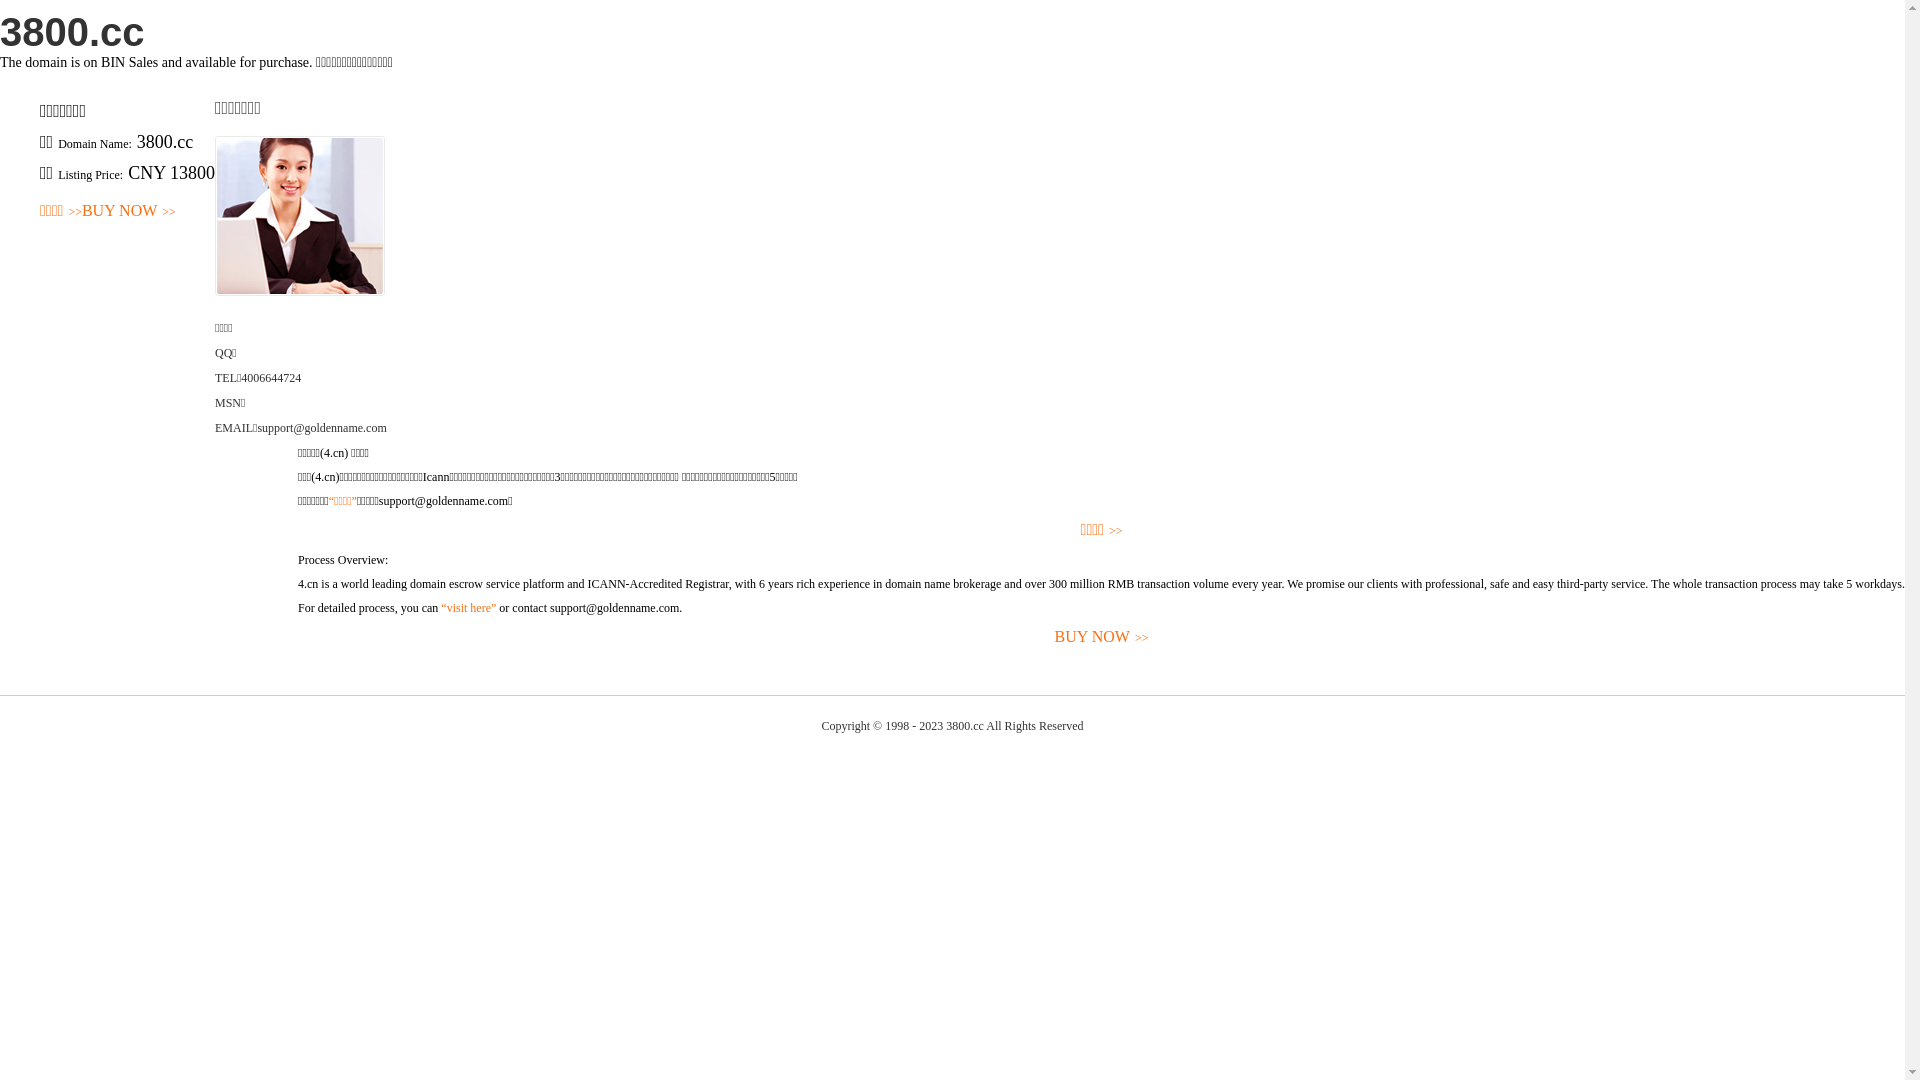 This screenshot has height=1080, width=1920. I want to click on 'BUY NOW>>', so click(80, 211).